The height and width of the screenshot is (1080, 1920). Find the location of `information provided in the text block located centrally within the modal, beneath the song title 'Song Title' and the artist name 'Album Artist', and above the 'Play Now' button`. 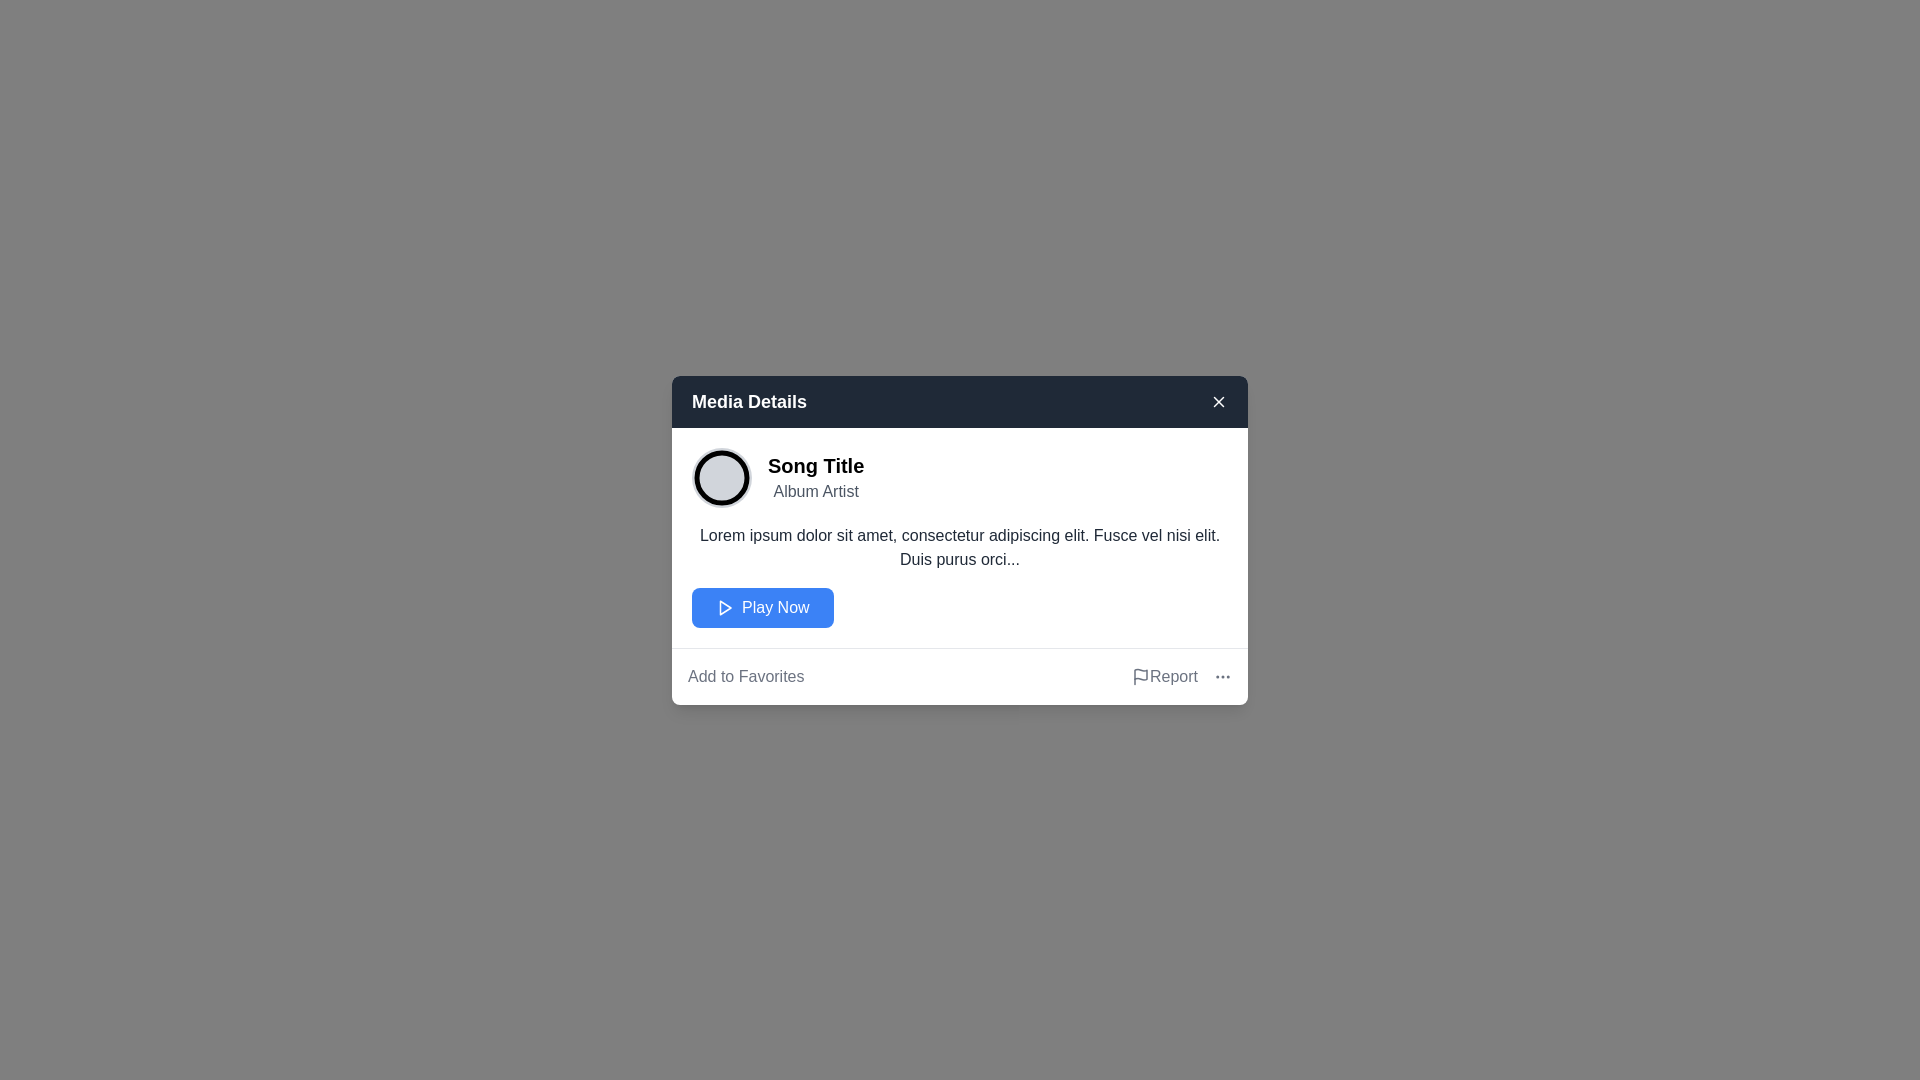

information provided in the text block located centrally within the modal, beneath the song title 'Song Title' and the artist name 'Album Artist', and above the 'Play Now' button is located at coordinates (960, 547).